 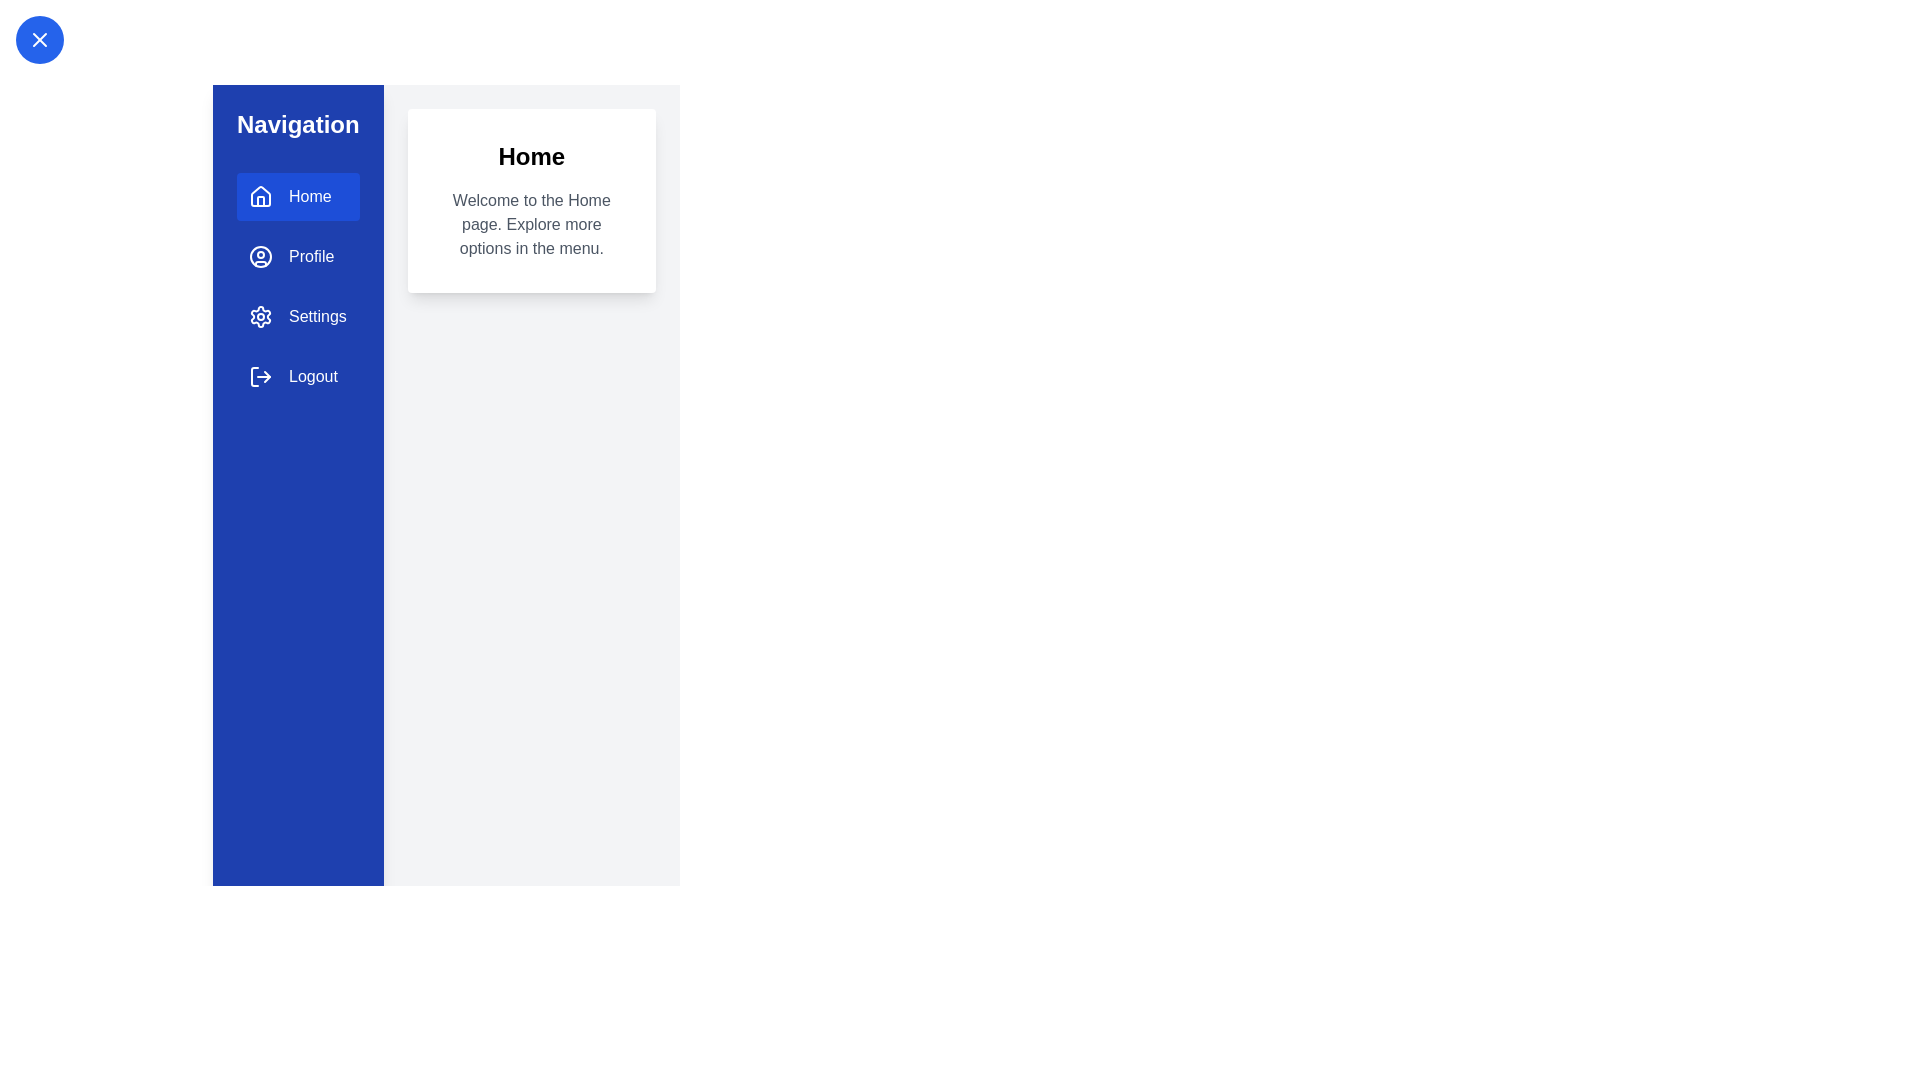 I want to click on toggle button at the top-left corner to toggle the drawer open or closed, so click(x=39, y=39).